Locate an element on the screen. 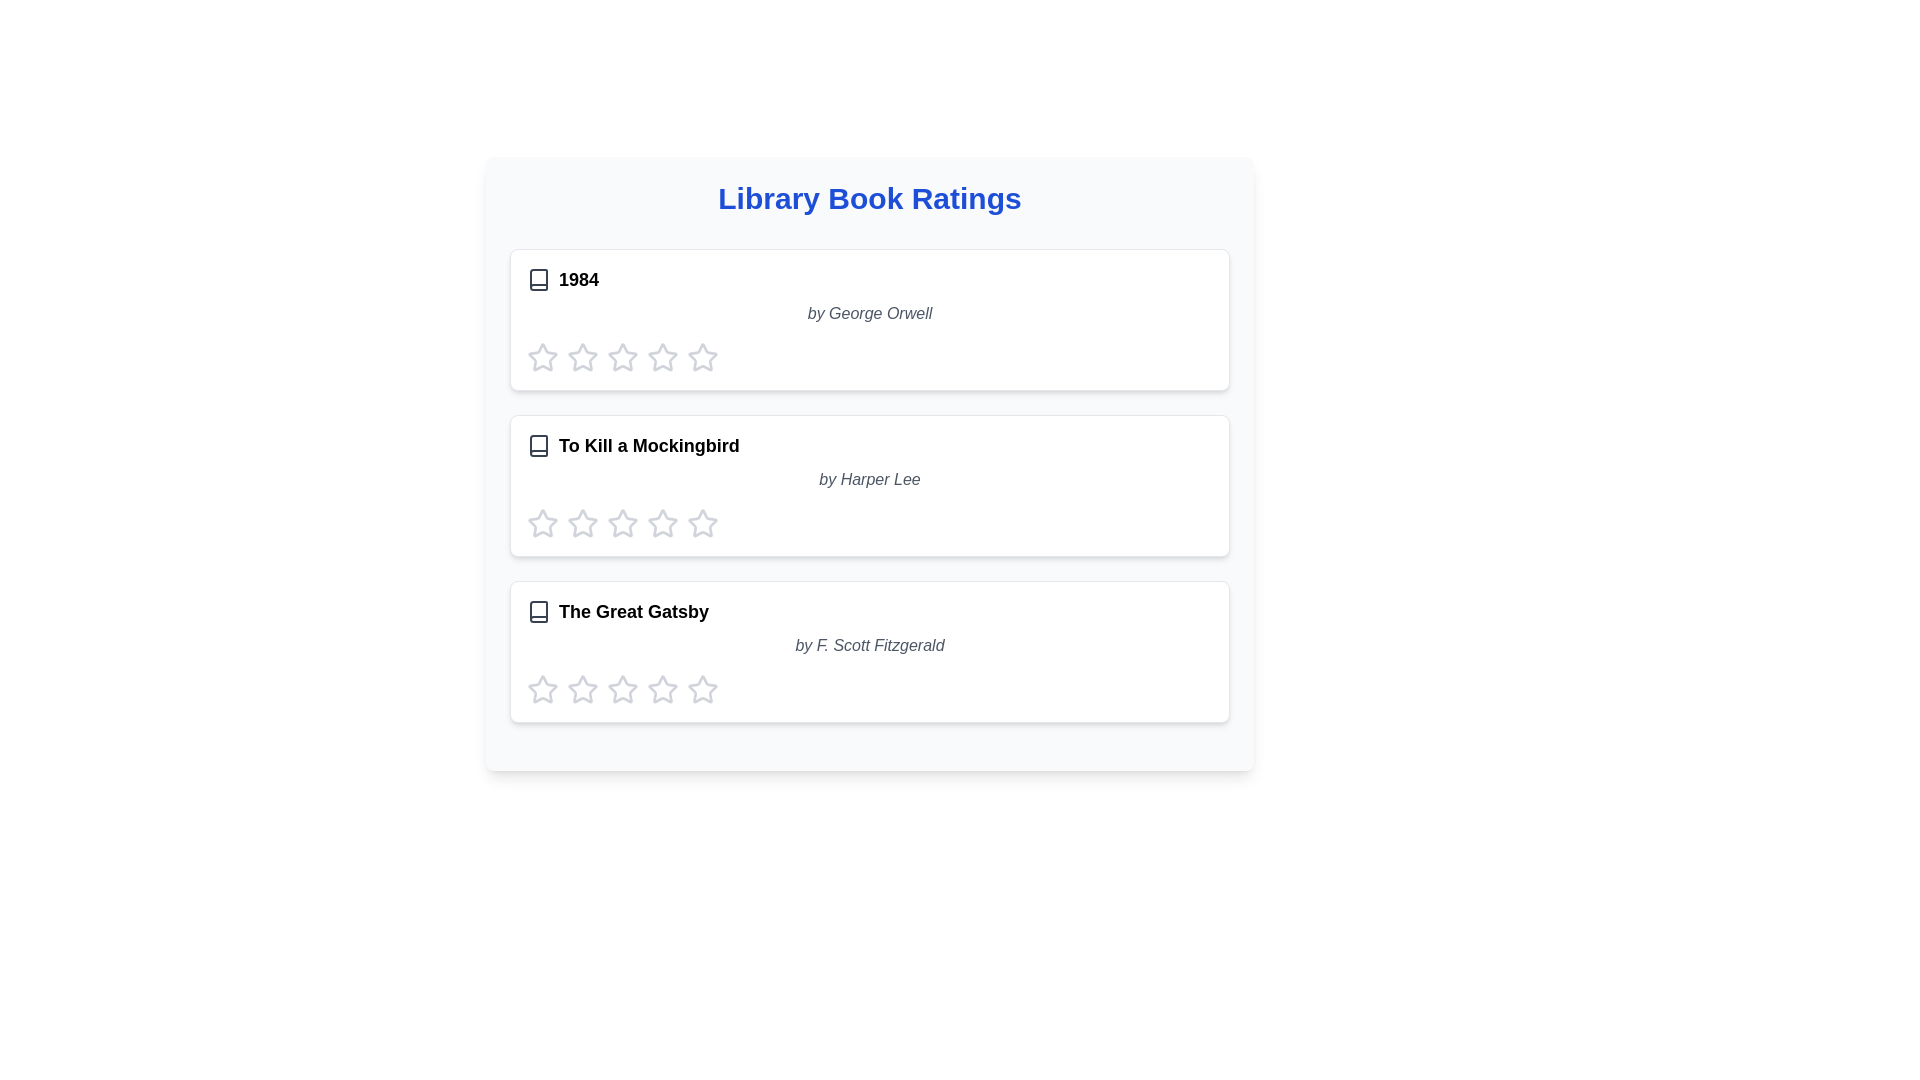  the third star icon in the rating row for 'To Kill a Mockingbird' is located at coordinates (702, 522).